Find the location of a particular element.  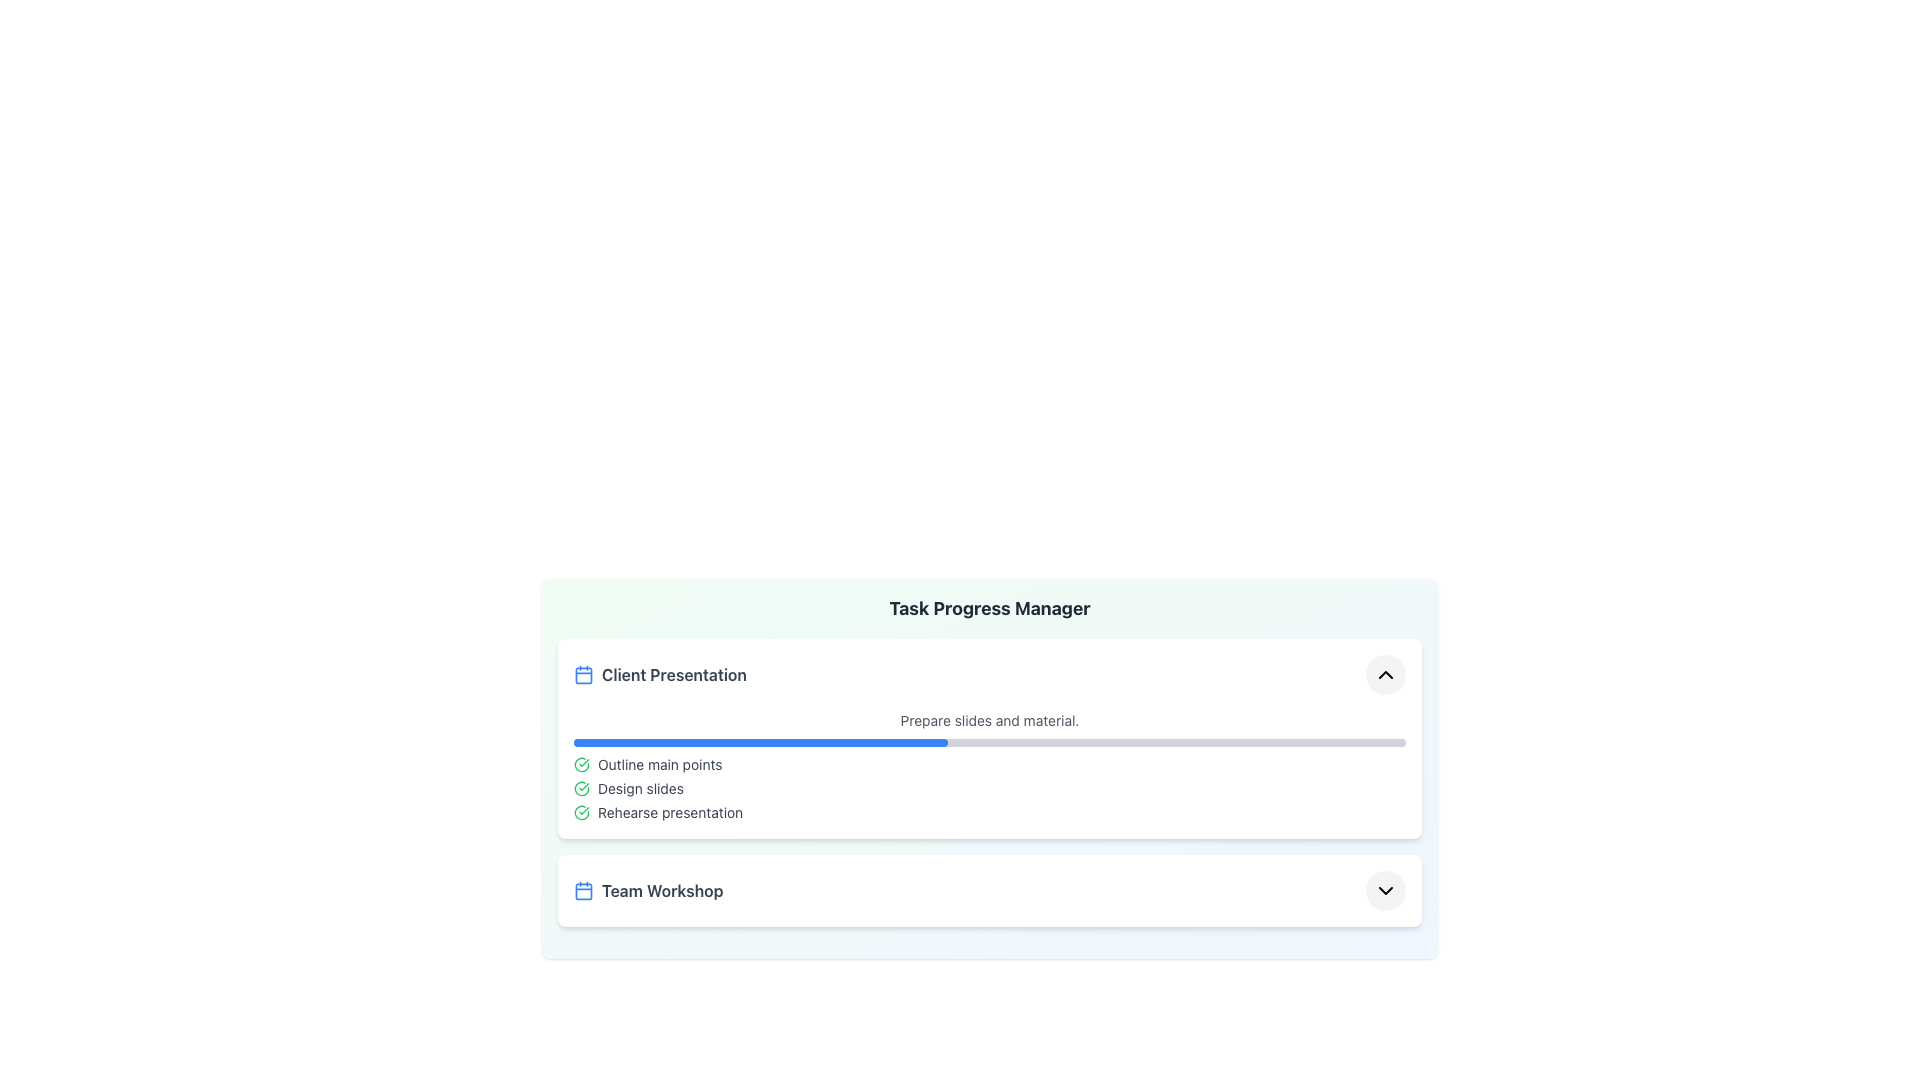

the blue calendar icon, which features a square outline, two vertical bars at the top, and a horizontal line separating the heading from the dates. It is positioned to the left of the 'Team Workshop' text label in the 'Task Progress Manager' card layout is located at coordinates (583, 890).